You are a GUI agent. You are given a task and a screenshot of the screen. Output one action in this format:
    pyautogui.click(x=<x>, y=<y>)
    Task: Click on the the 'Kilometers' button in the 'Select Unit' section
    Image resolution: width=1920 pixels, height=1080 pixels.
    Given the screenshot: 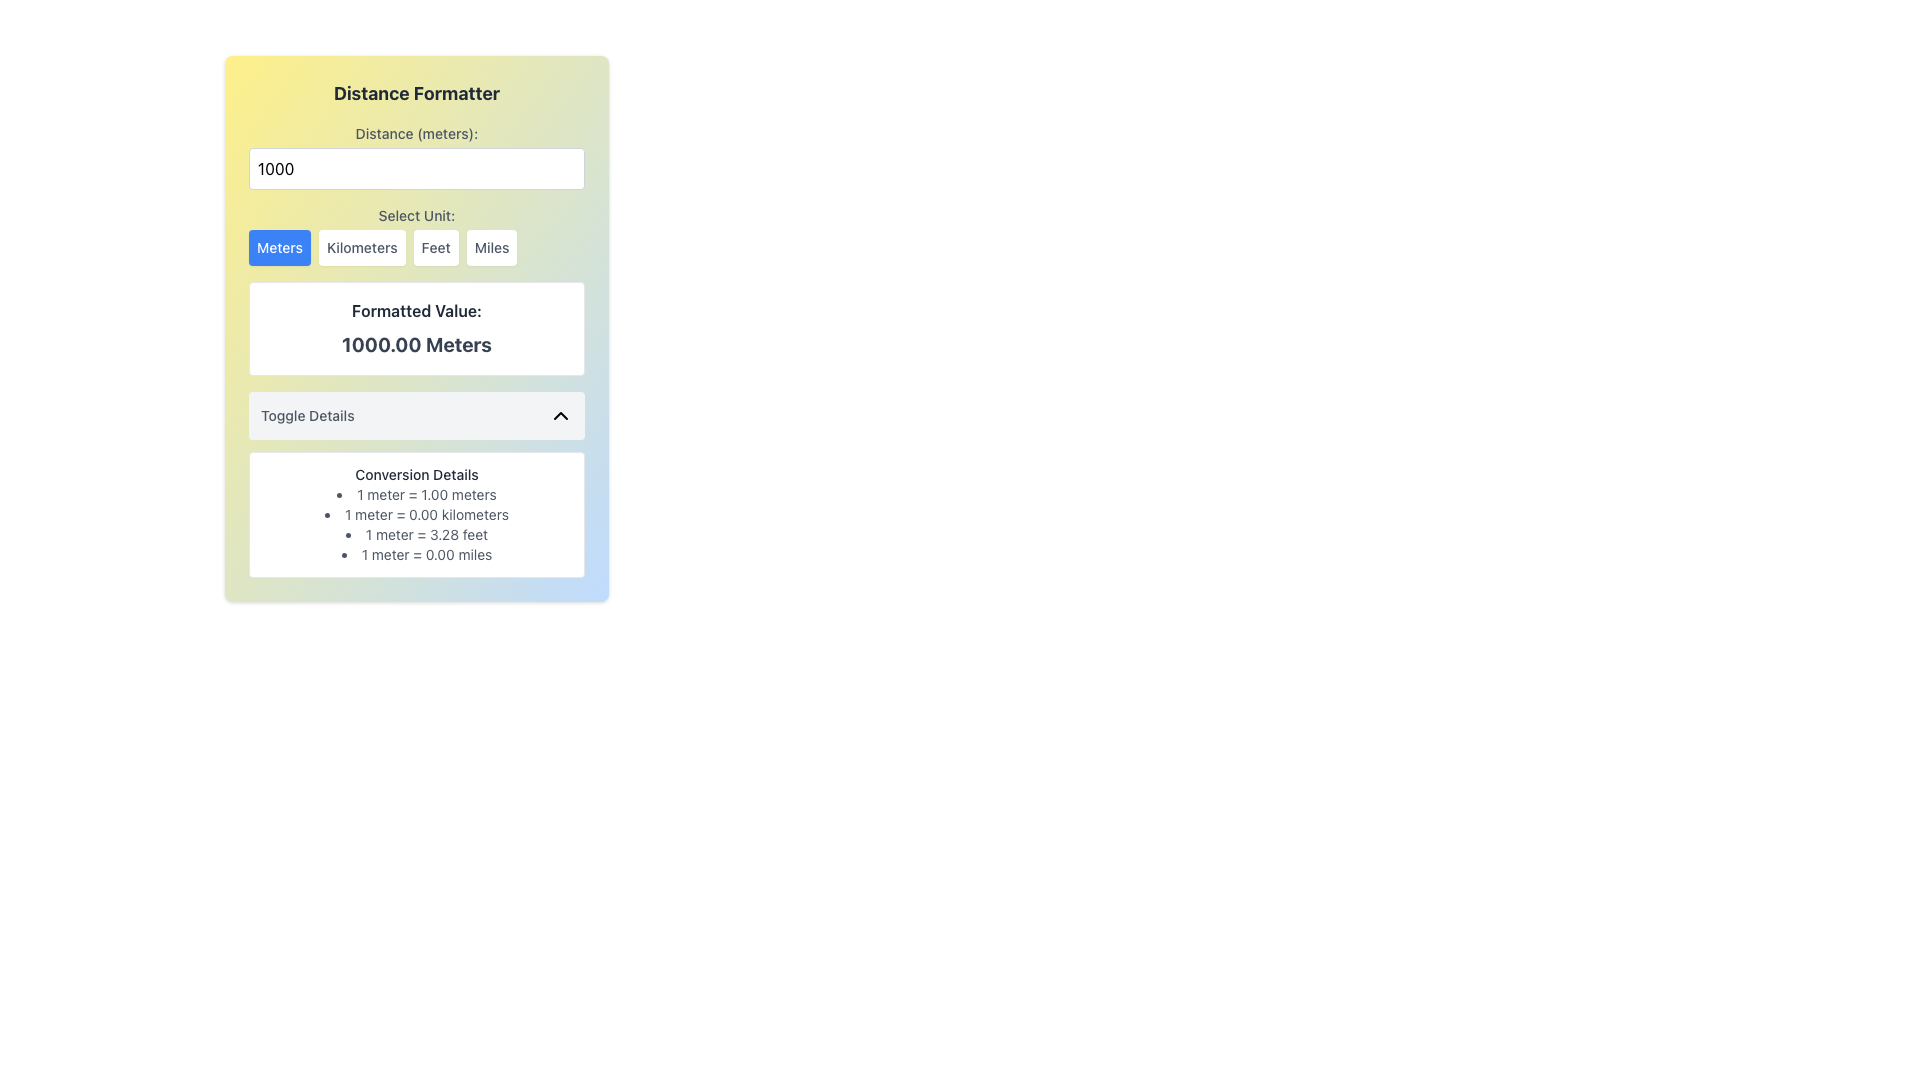 What is the action you would take?
    pyautogui.click(x=361, y=246)
    